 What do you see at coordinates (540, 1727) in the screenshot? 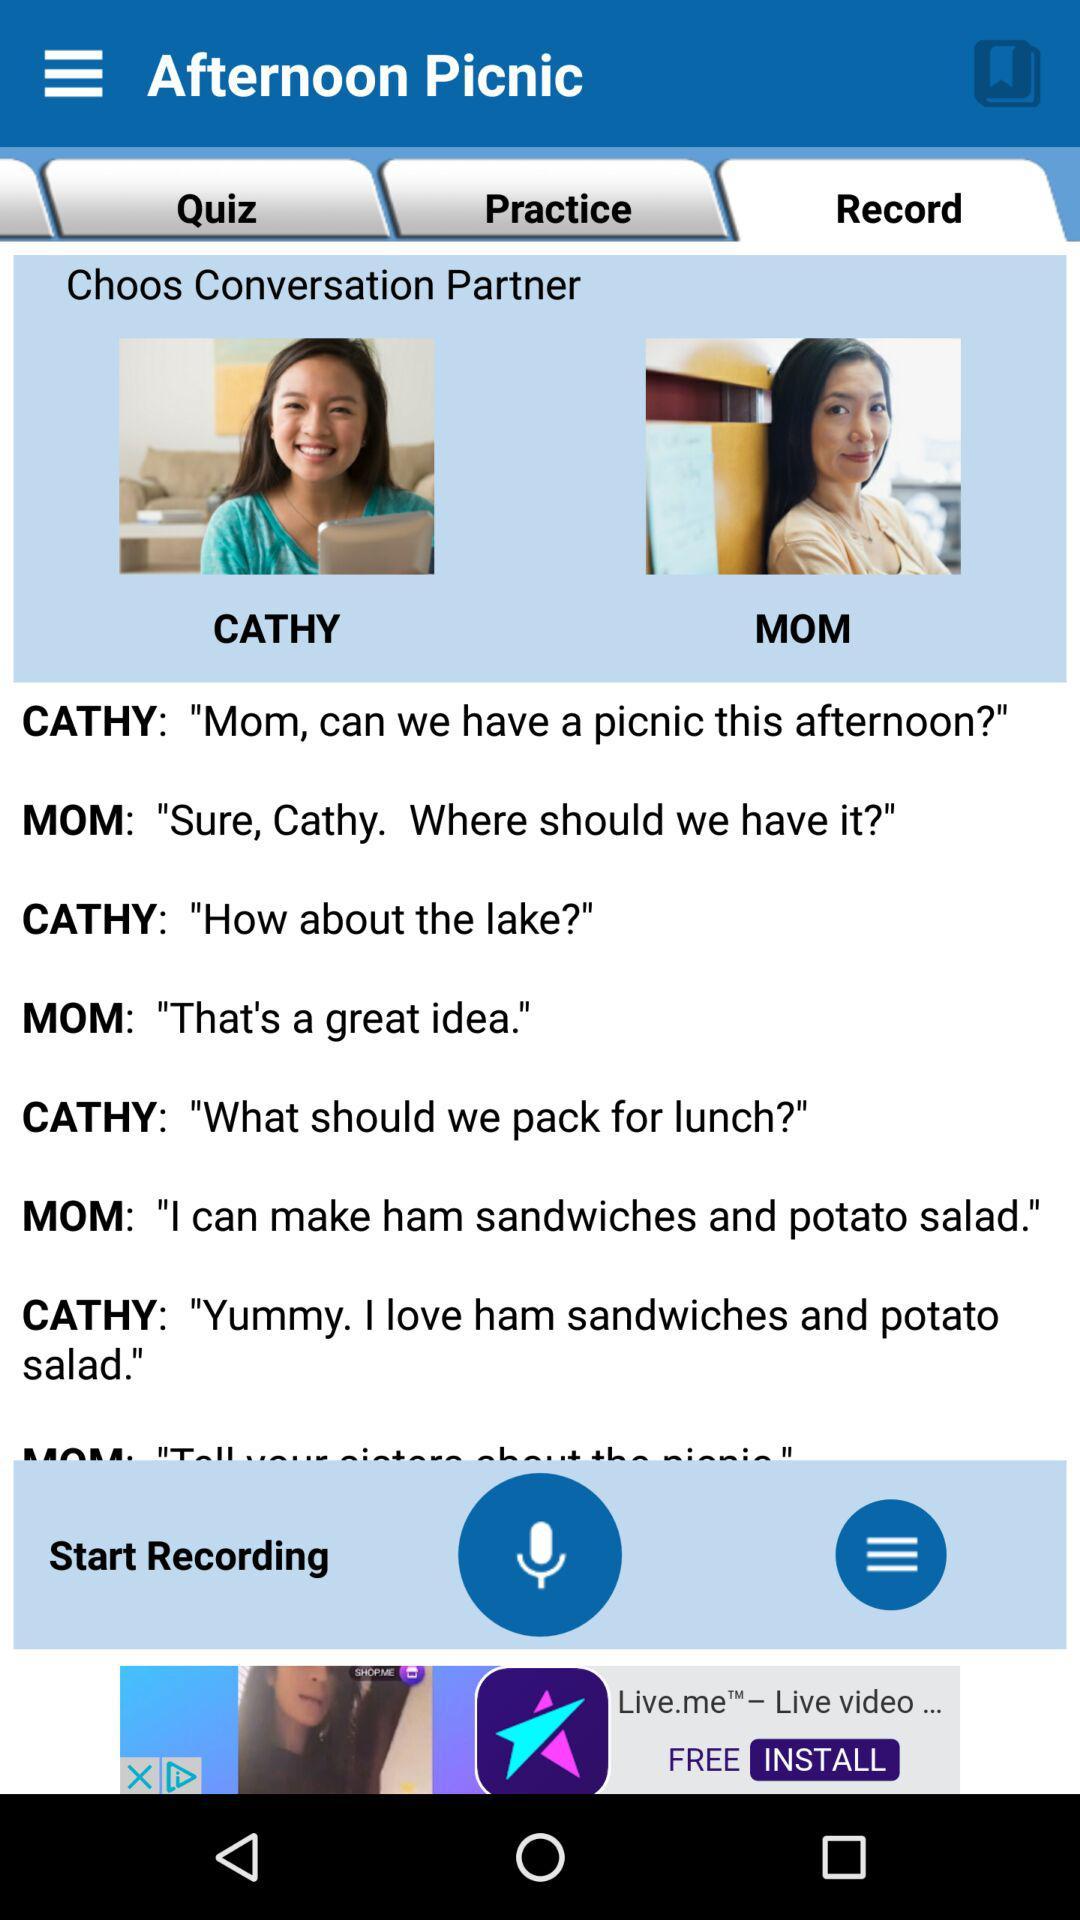
I see `this is an advertisement` at bounding box center [540, 1727].